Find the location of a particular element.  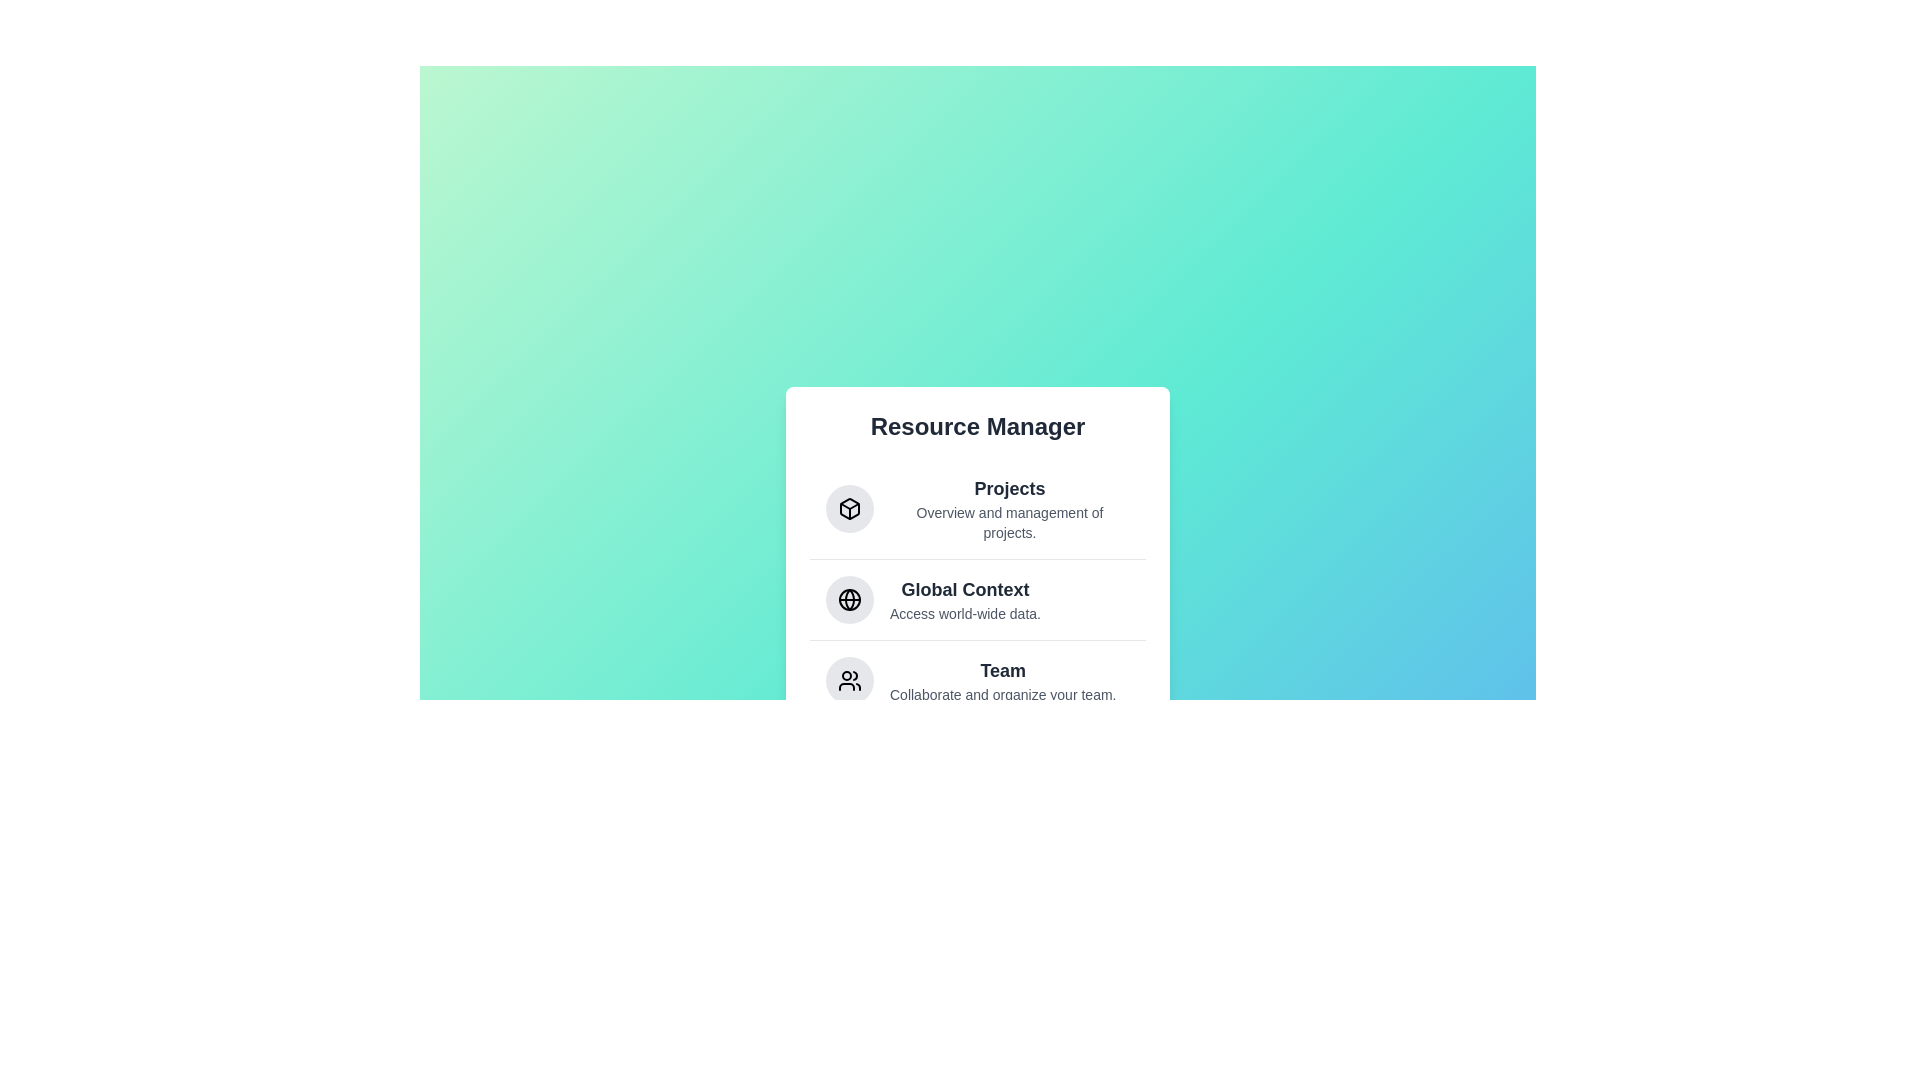

the Global Context icon to select it is located at coordinates (849, 598).